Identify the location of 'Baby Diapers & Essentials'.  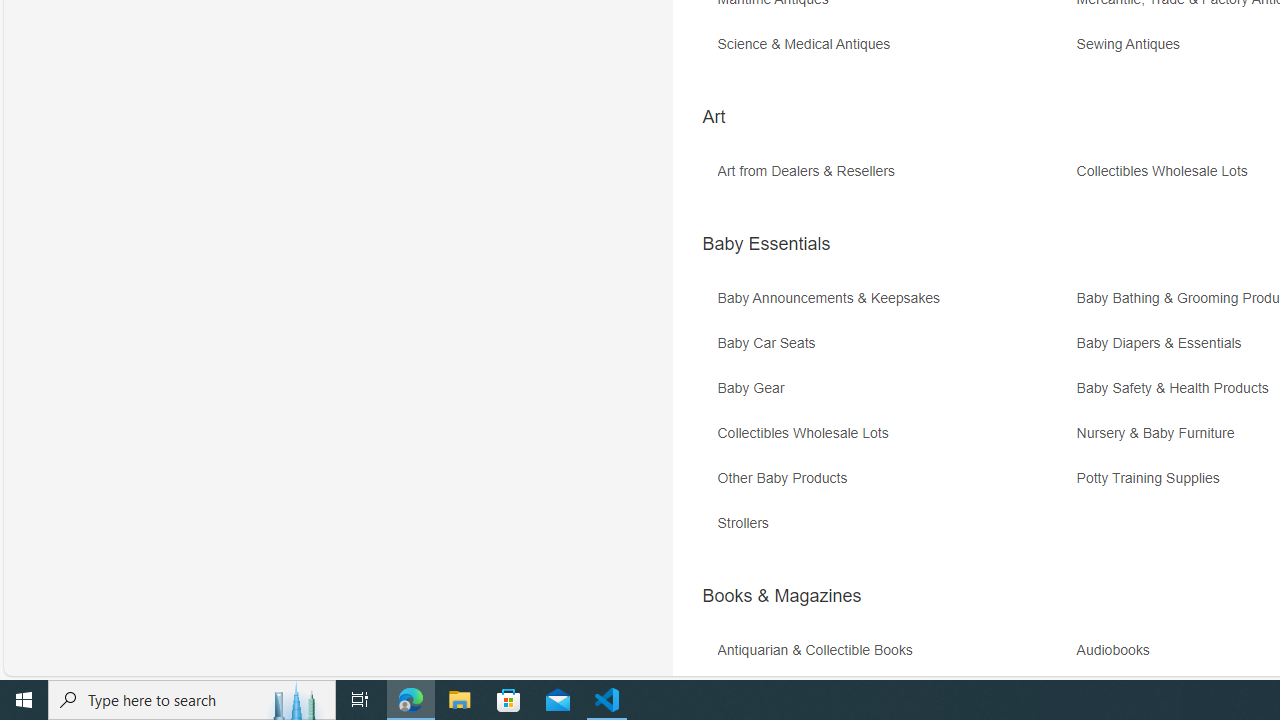
(1164, 342).